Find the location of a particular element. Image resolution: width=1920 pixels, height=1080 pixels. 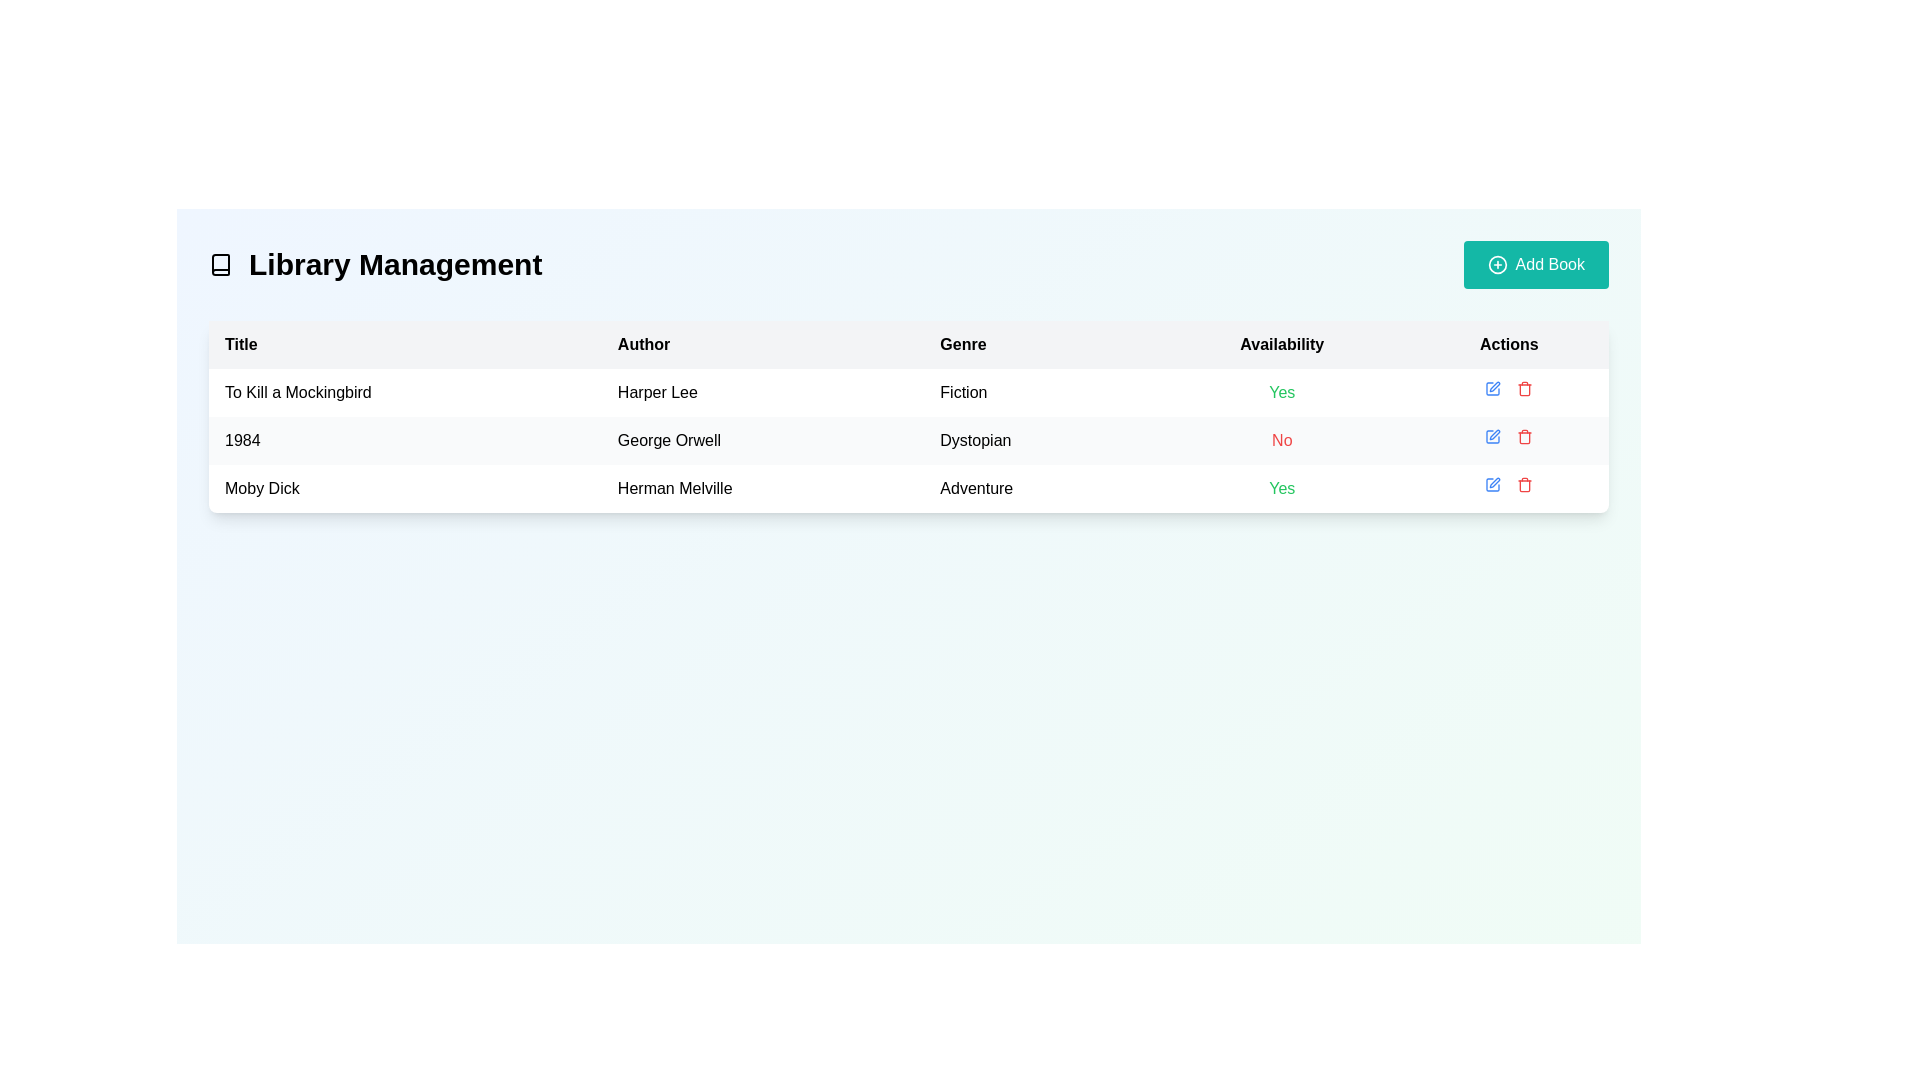

the 'Edit' action button located in the 'Actions' column of the last row of the table, aligned horizontally with the 'Moby Dick' row is located at coordinates (1492, 485).